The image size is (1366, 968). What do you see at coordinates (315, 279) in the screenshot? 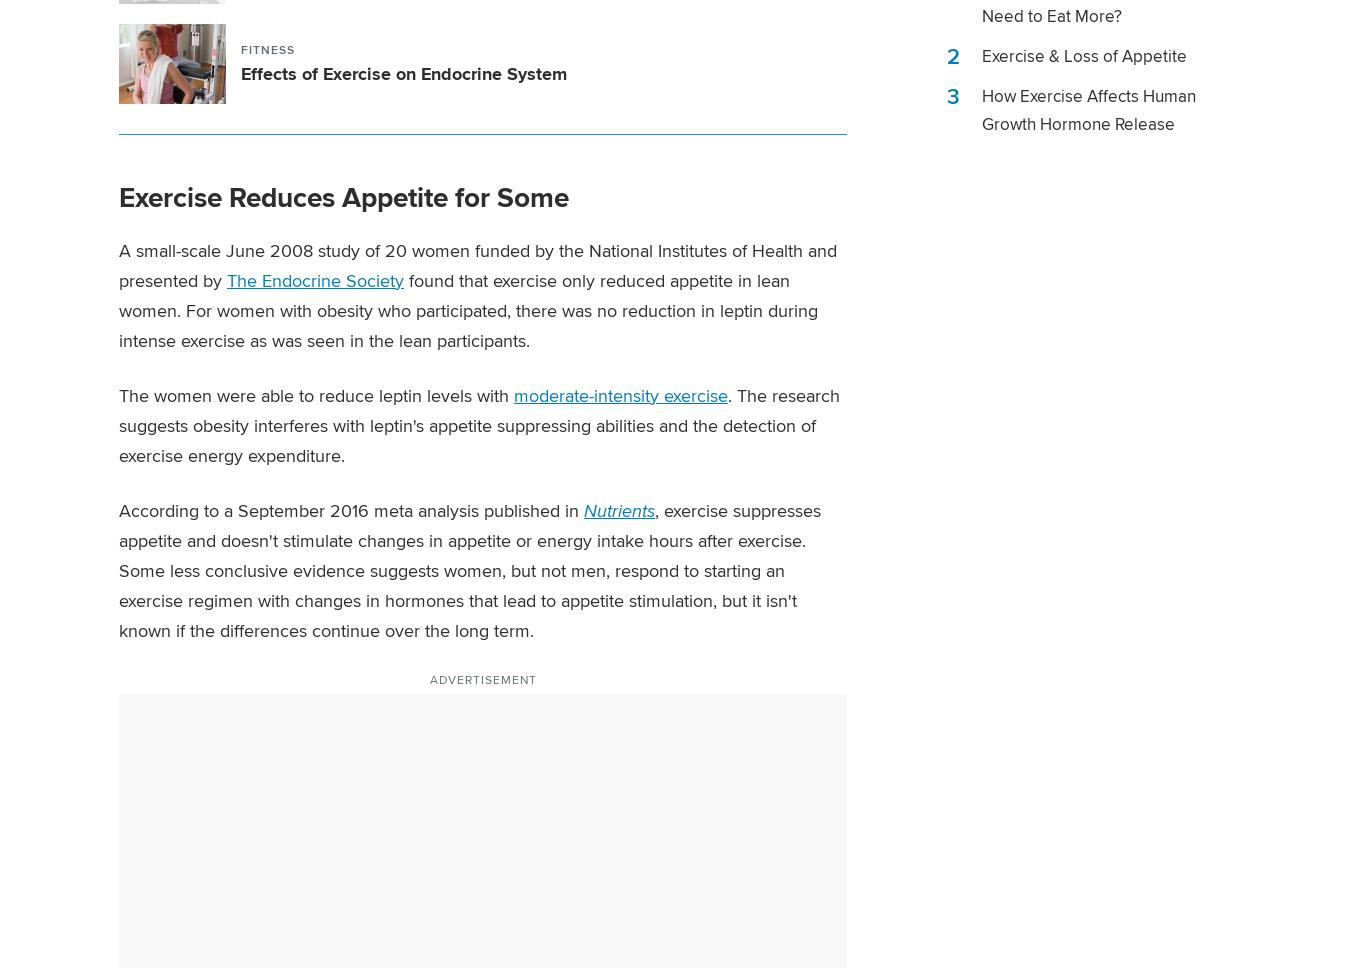
I see `'The Endocrine Society'` at bounding box center [315, 279].